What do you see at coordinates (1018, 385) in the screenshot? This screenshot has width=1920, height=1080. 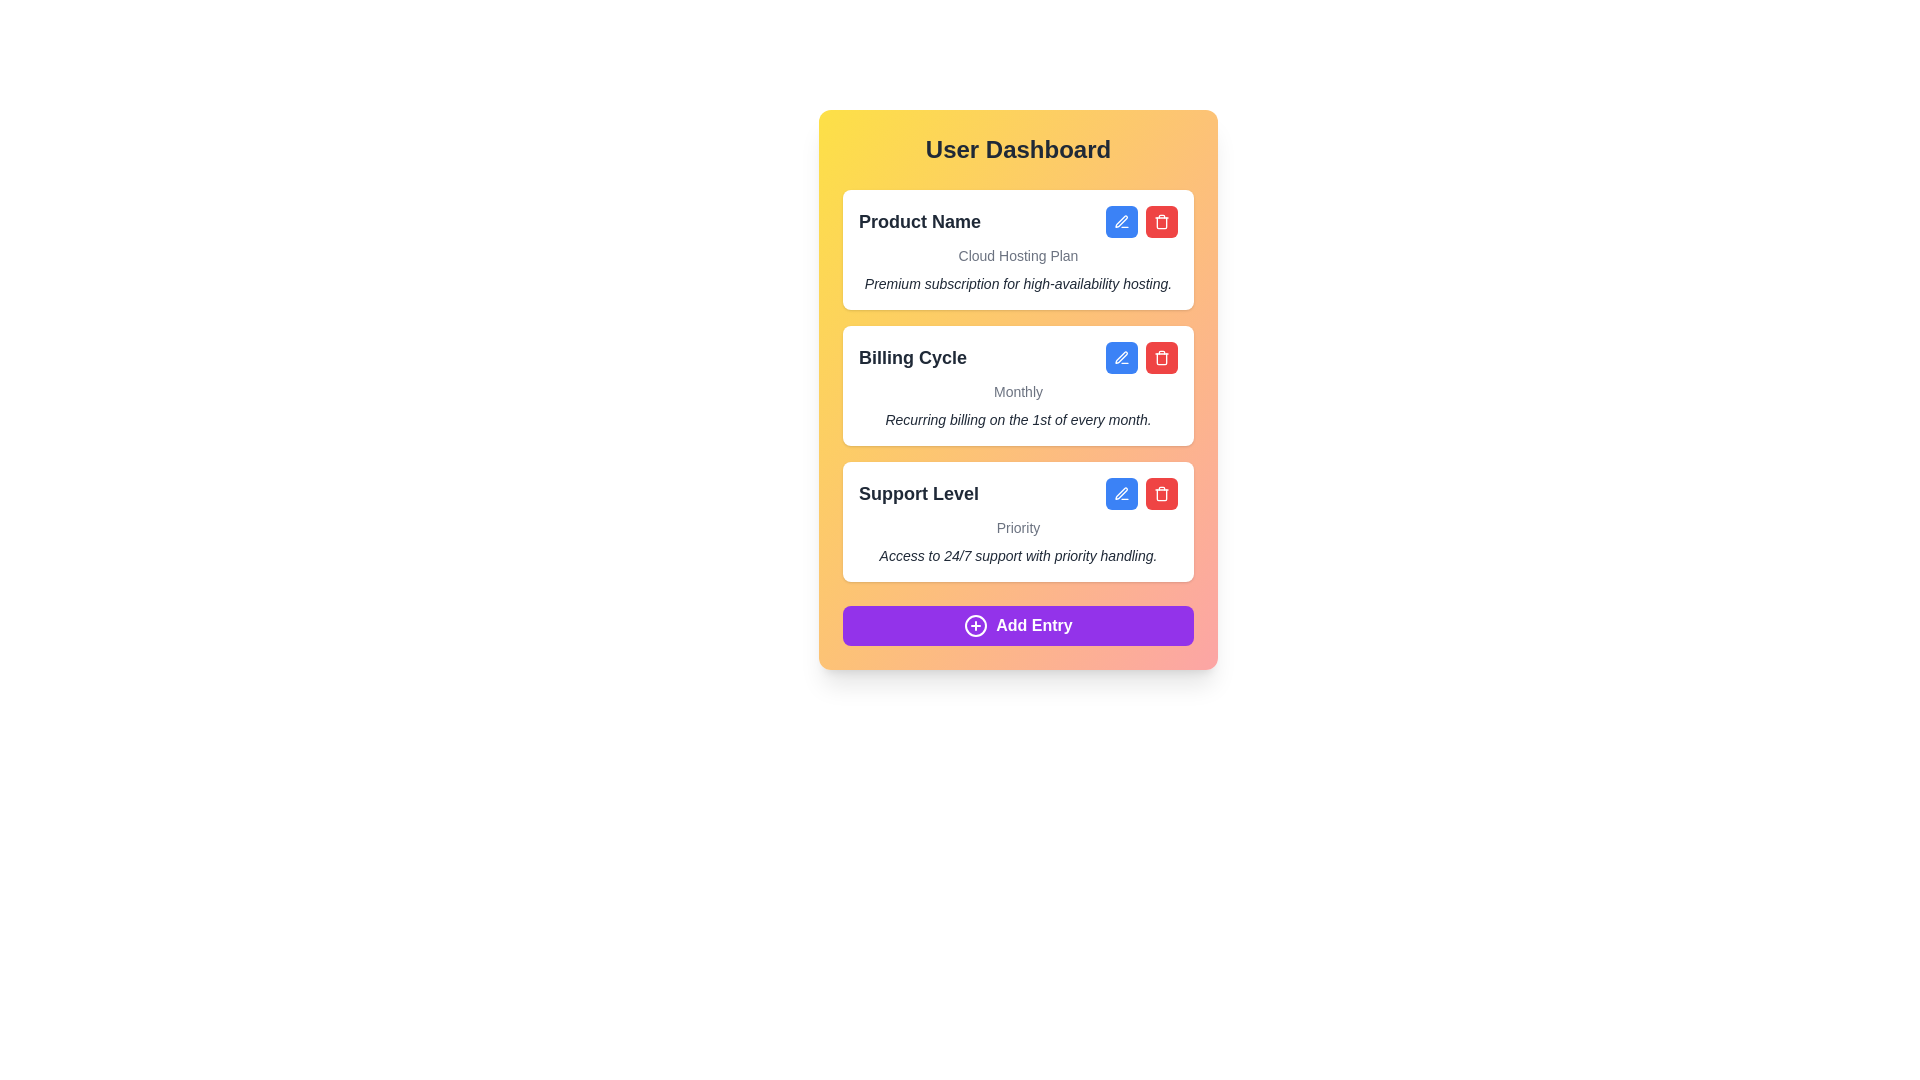 I see `the informational card displaying billing cycle information that indicates 'Monthly' and the recurring billing date '1st of every month', which is the second card in the vertical list on the dashboard interface` at bounding box center [1018, 385].